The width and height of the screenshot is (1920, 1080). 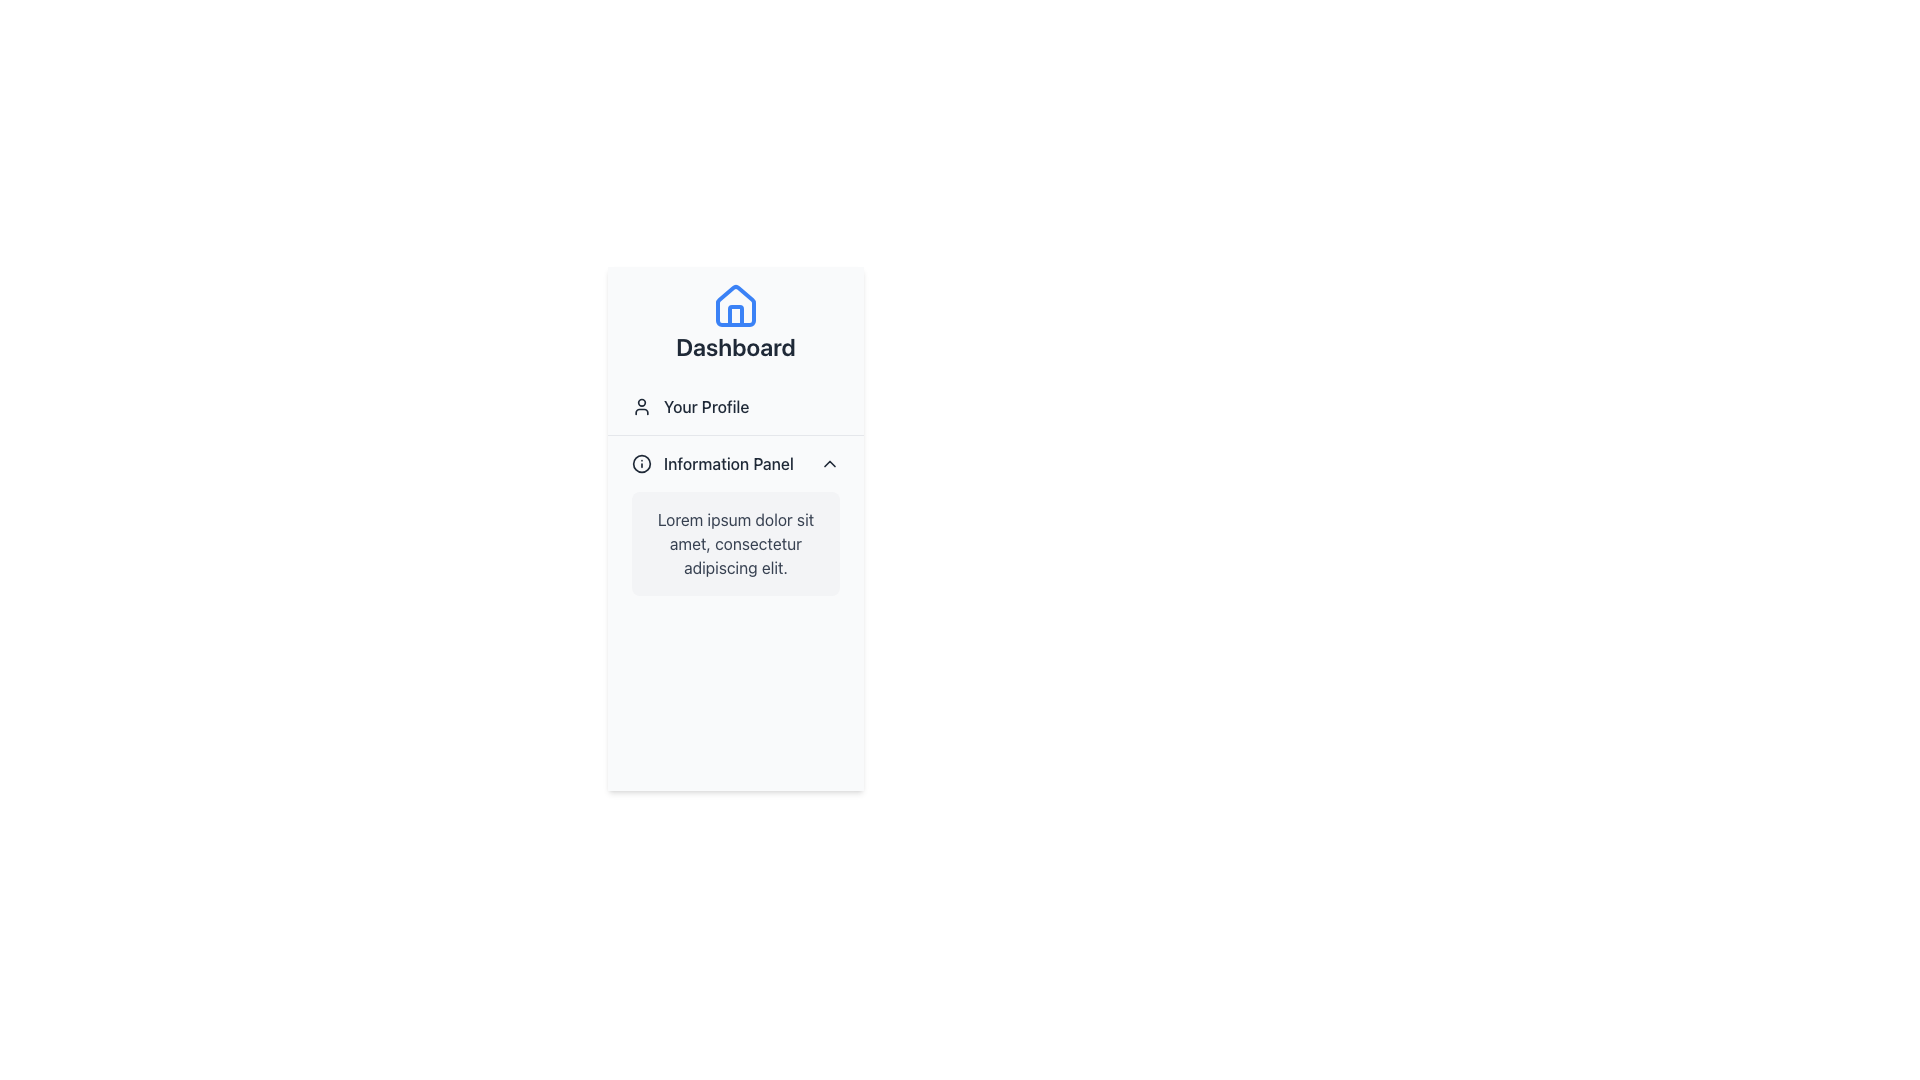 I want to click on the 'Information Panel' text label, so click(x=728, y=463).